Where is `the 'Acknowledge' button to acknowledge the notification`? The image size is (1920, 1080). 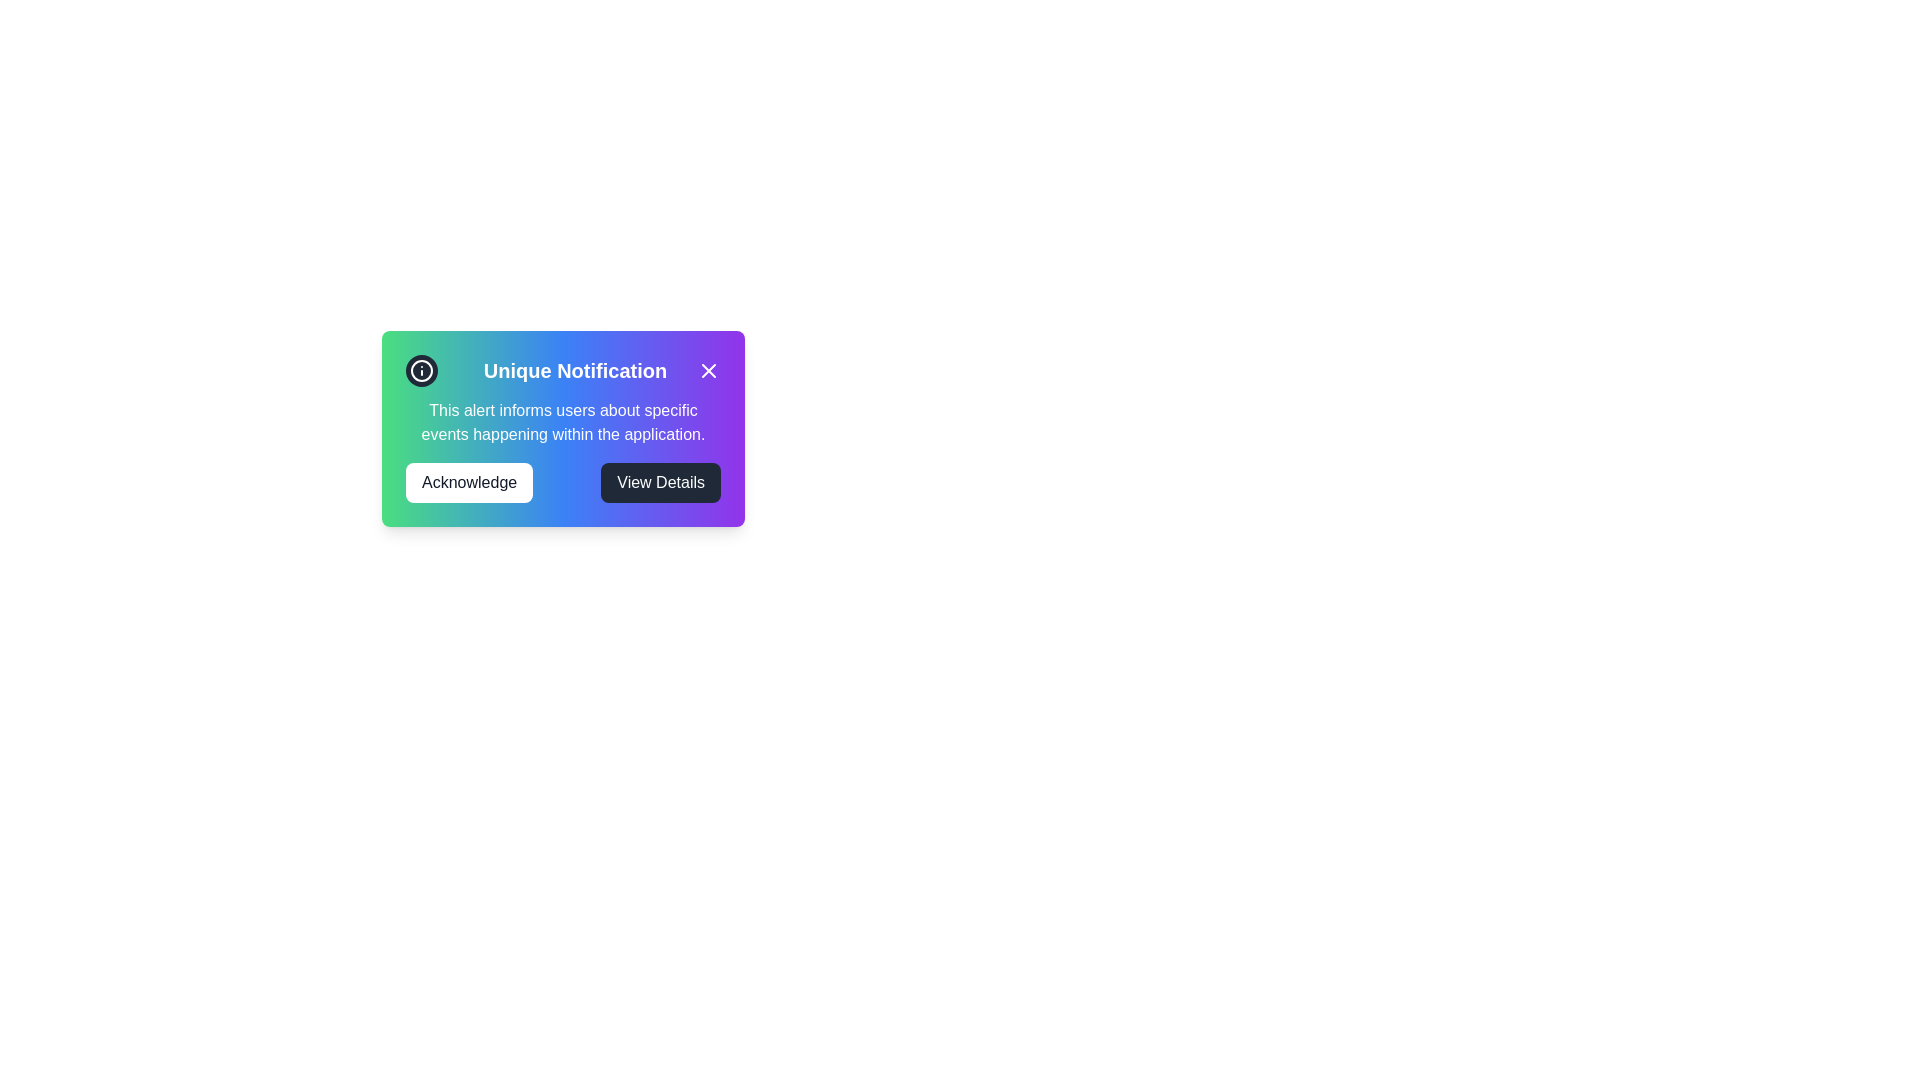
the 'Acknowledge' button to acknowledge the notification is located at coordinates (468, 482).